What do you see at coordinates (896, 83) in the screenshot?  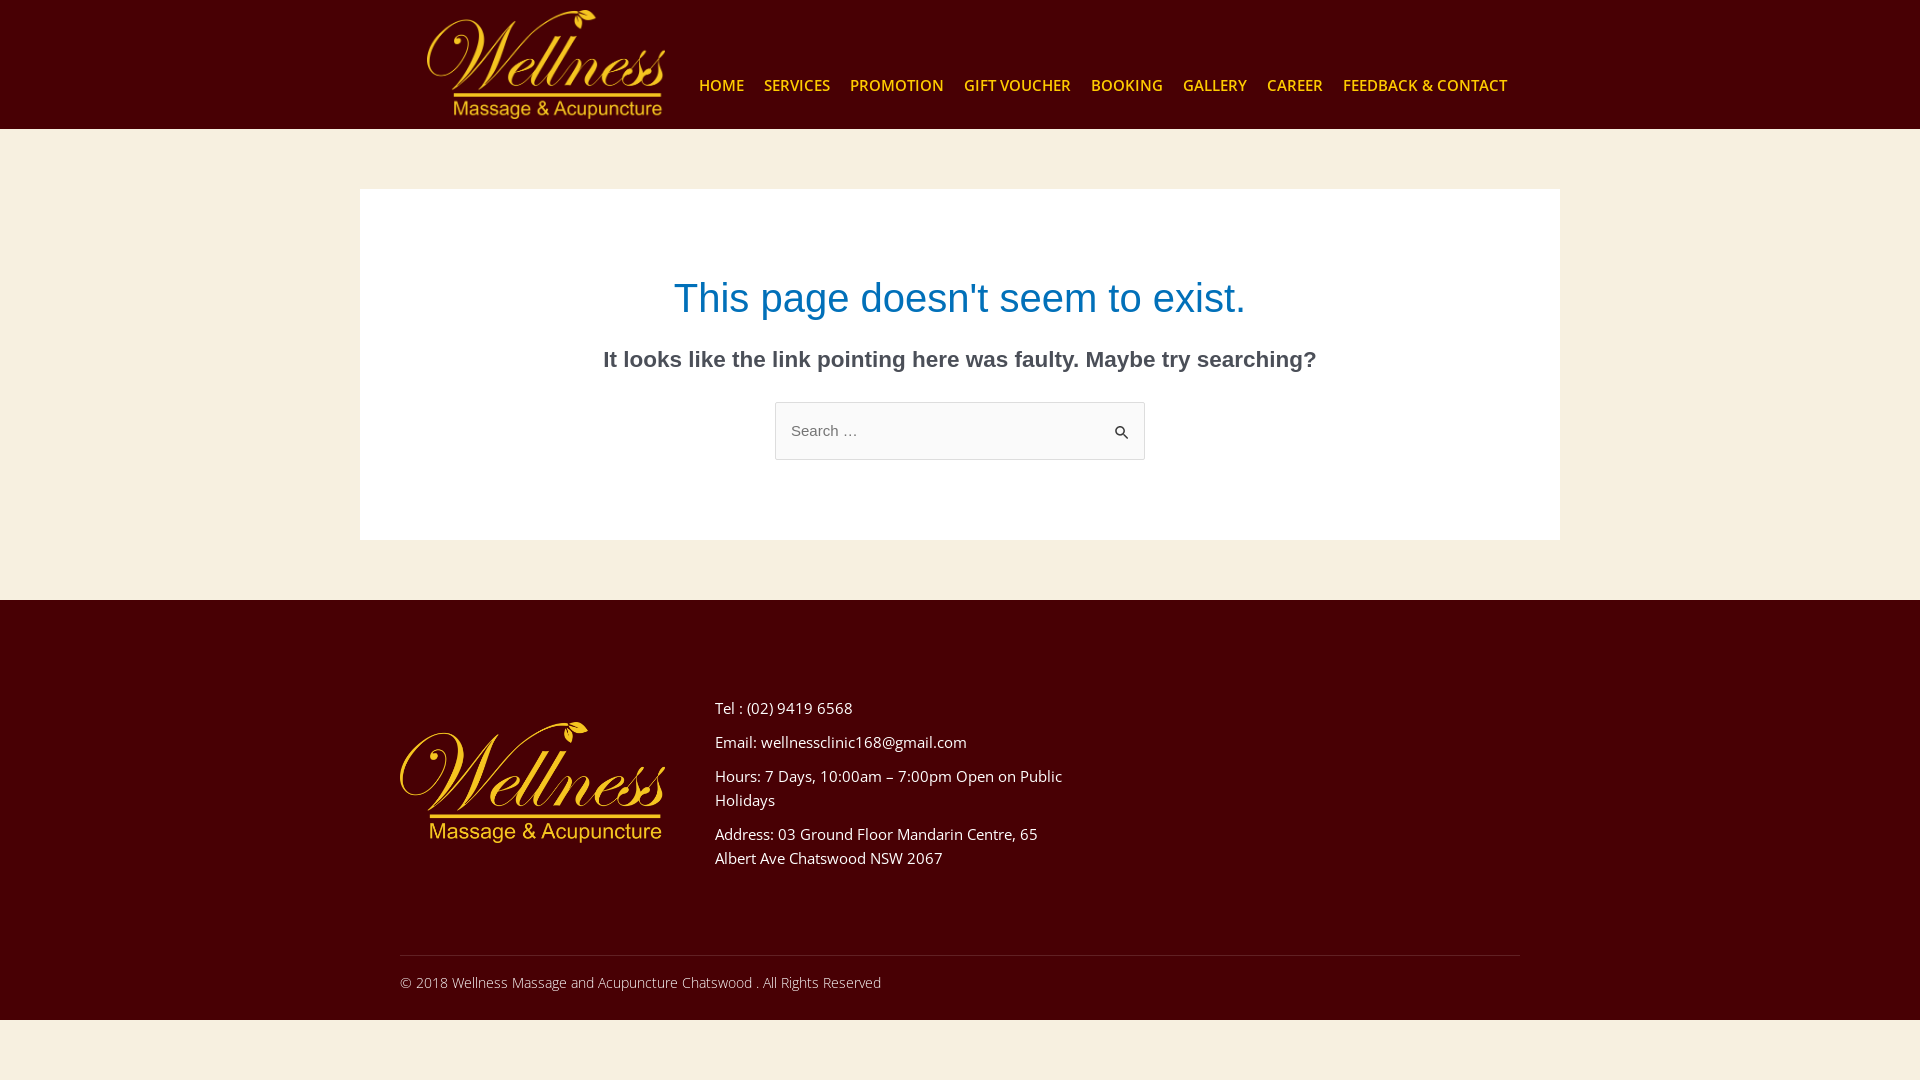 I see `'PROMOTION'` at bounding box center [896, 83].